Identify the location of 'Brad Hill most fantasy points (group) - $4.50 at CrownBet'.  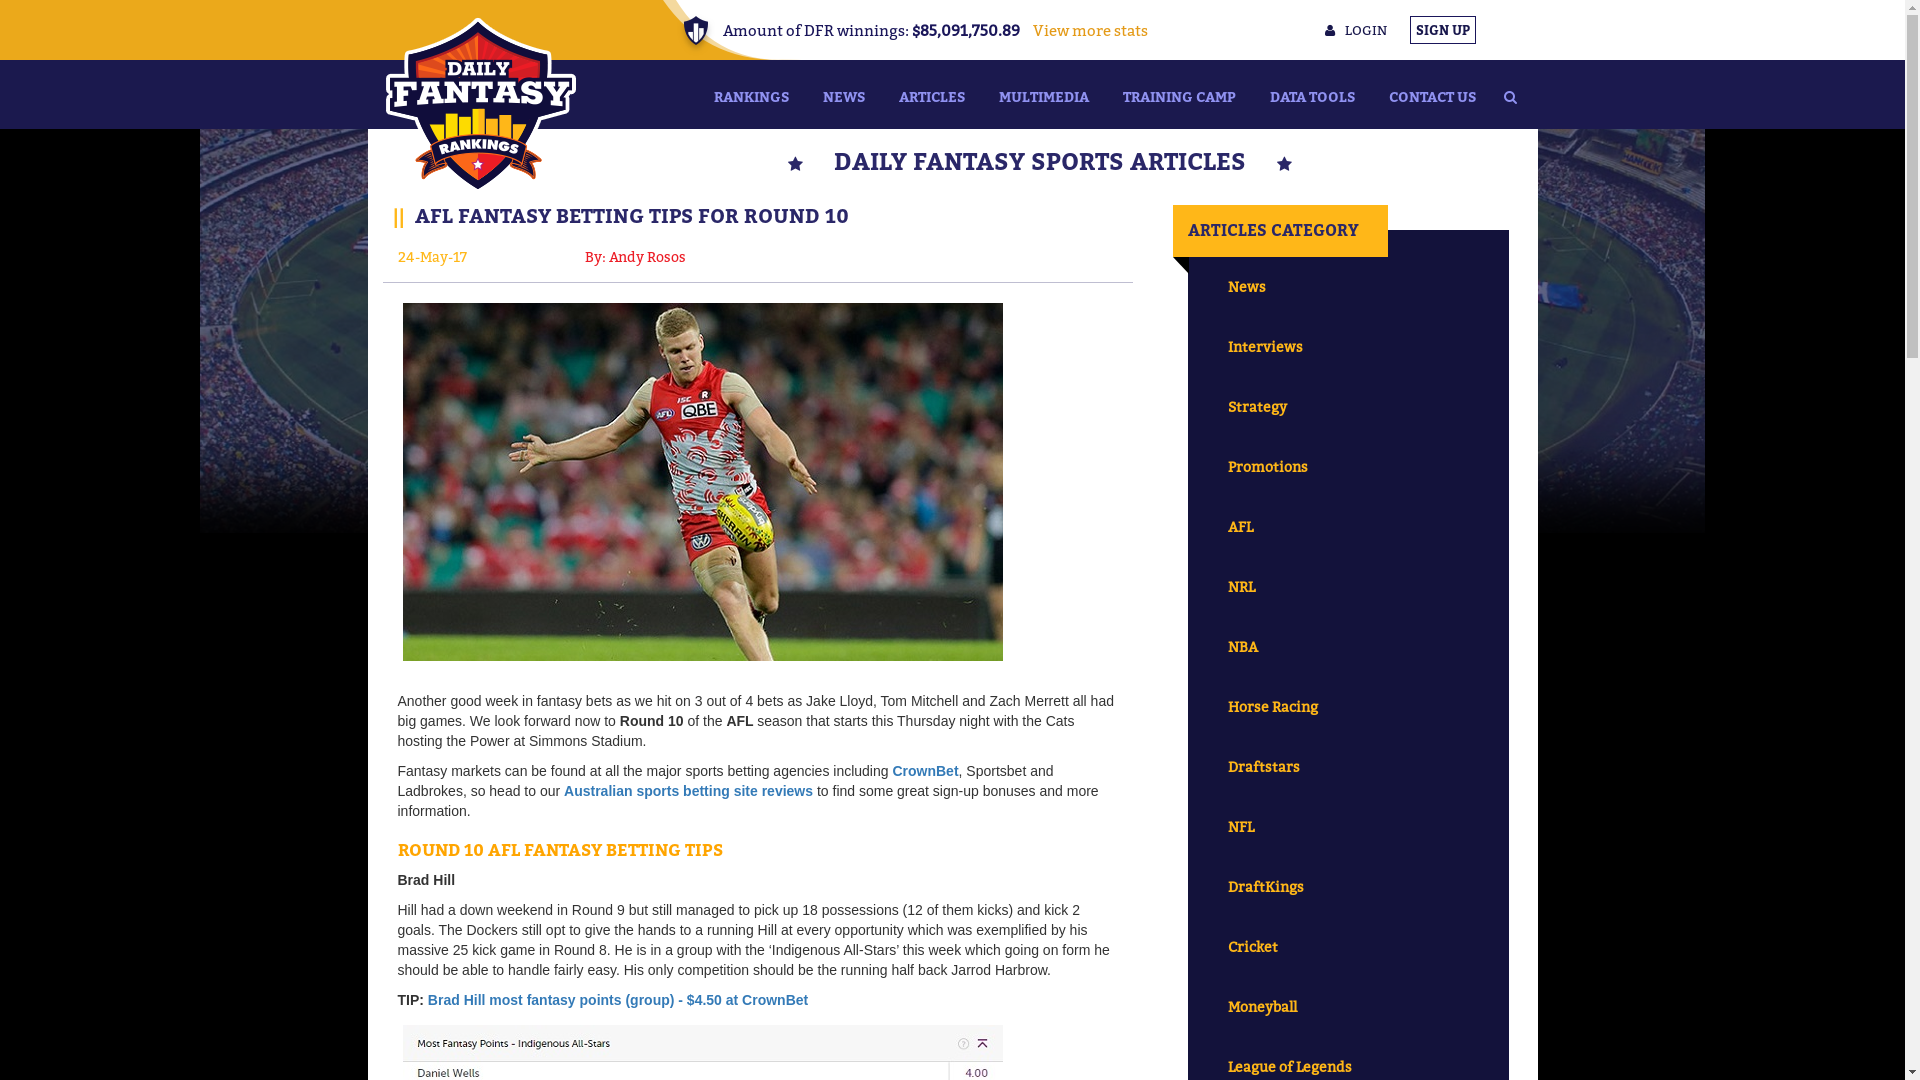
(617, 999).